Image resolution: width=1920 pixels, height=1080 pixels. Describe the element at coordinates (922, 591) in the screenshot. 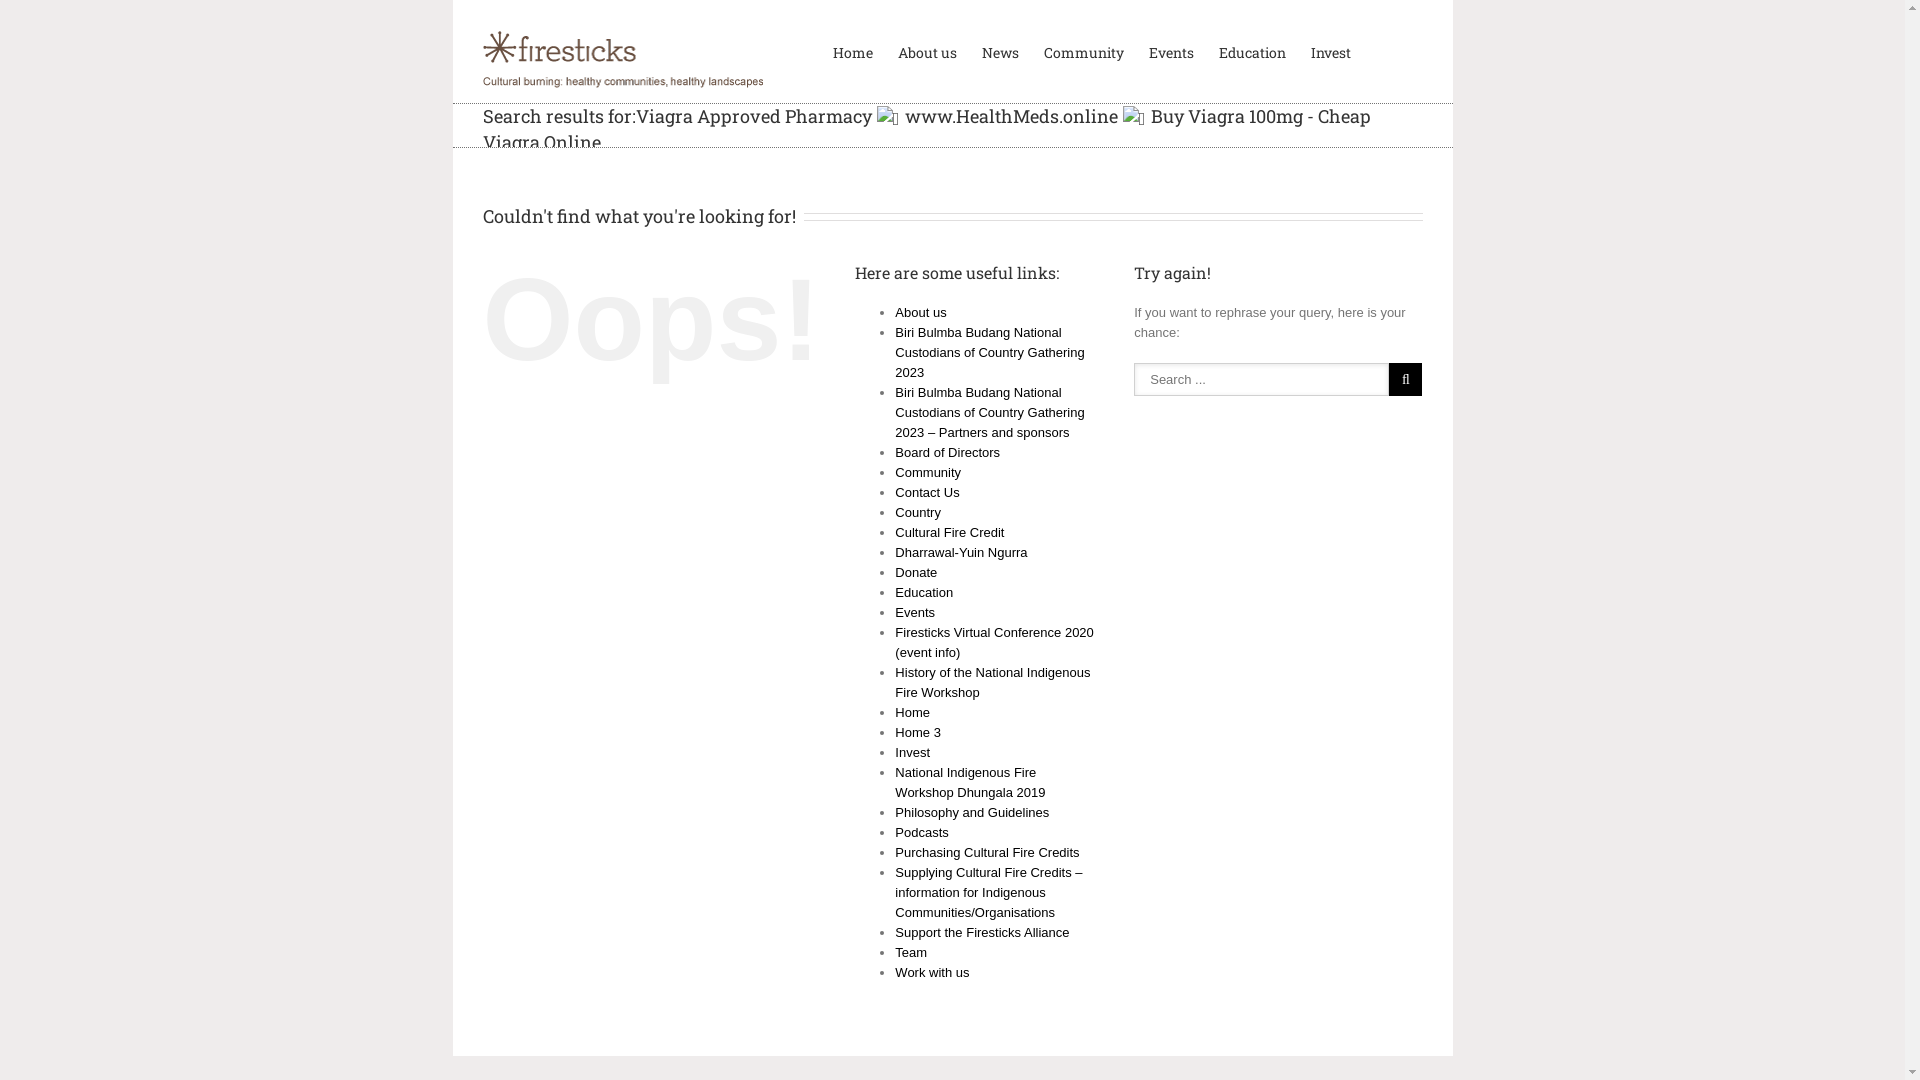

I see `'Education'` at that location.